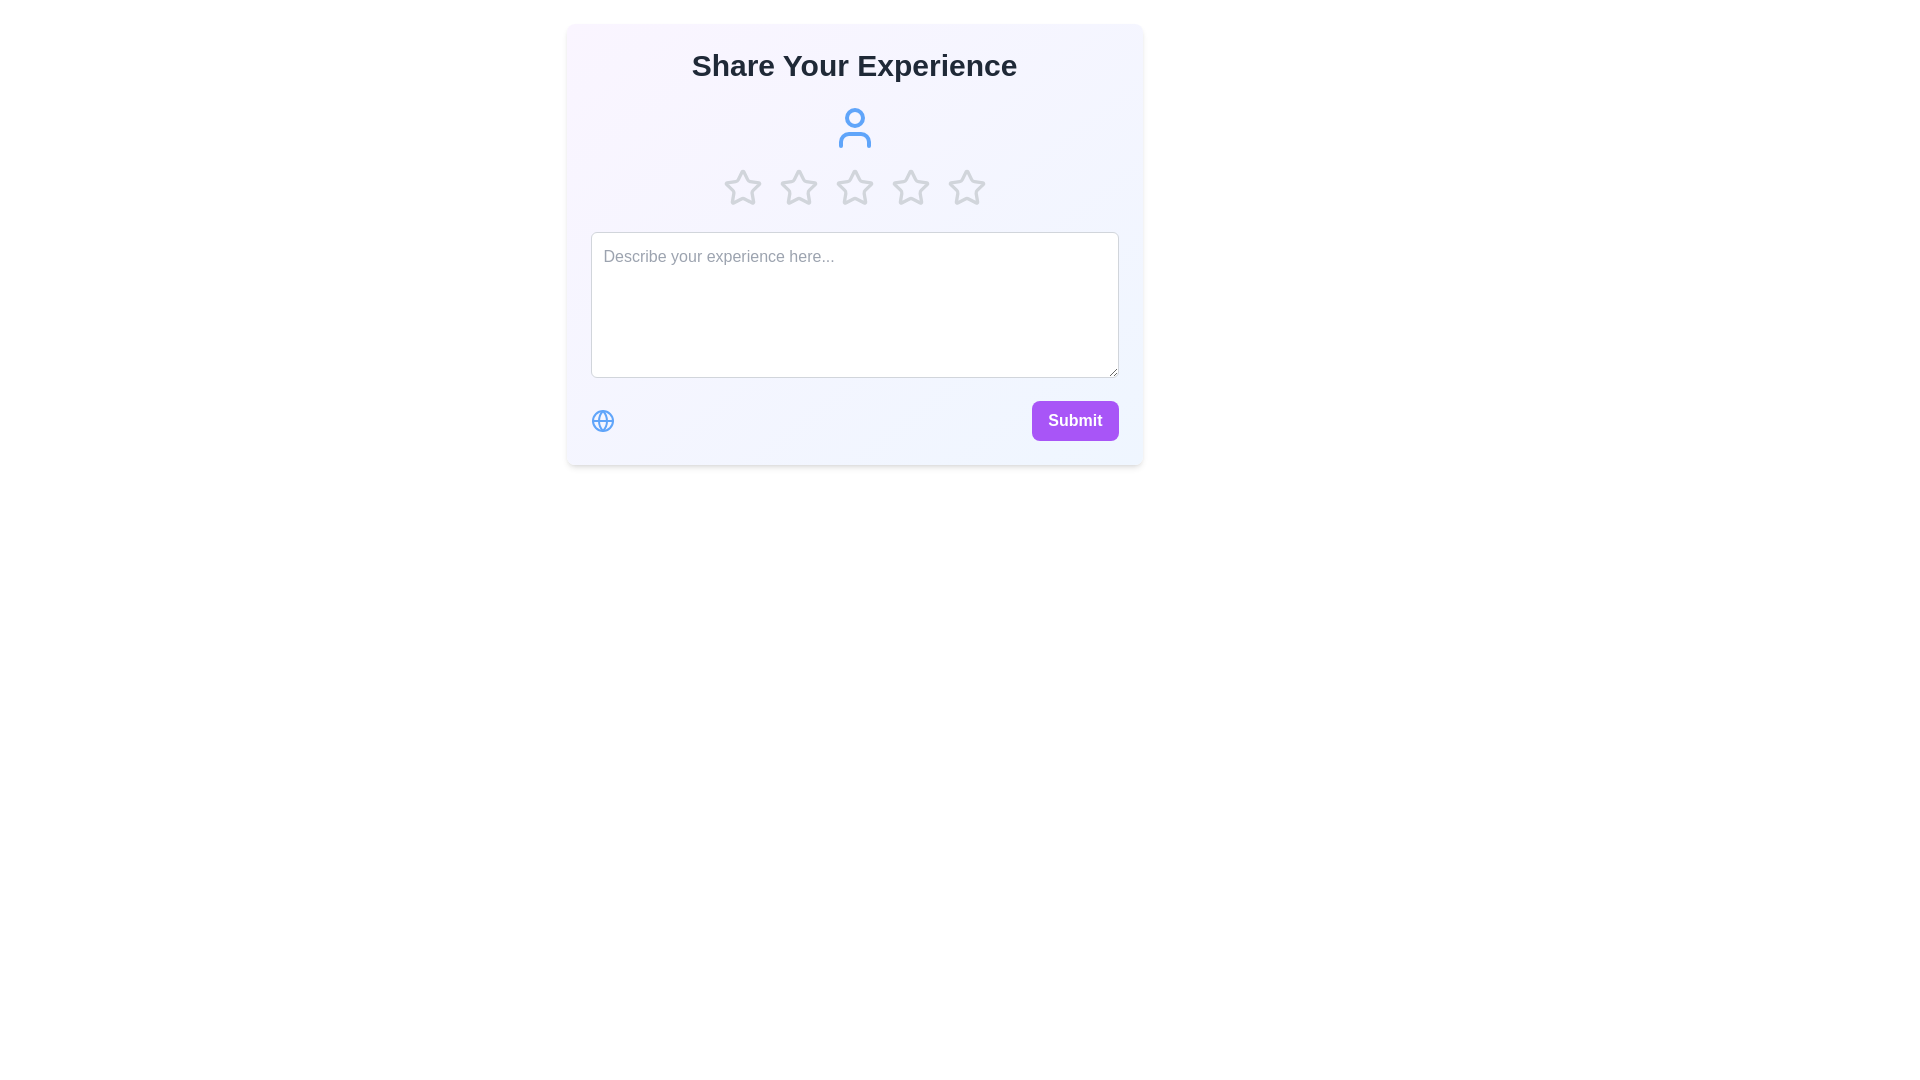 The width and height of the screenshot is (1920, 1080). I want to click on the first star-shaped rating icon, which is outlined in light gray and turns yellow upon interaction, so click(741, 188).